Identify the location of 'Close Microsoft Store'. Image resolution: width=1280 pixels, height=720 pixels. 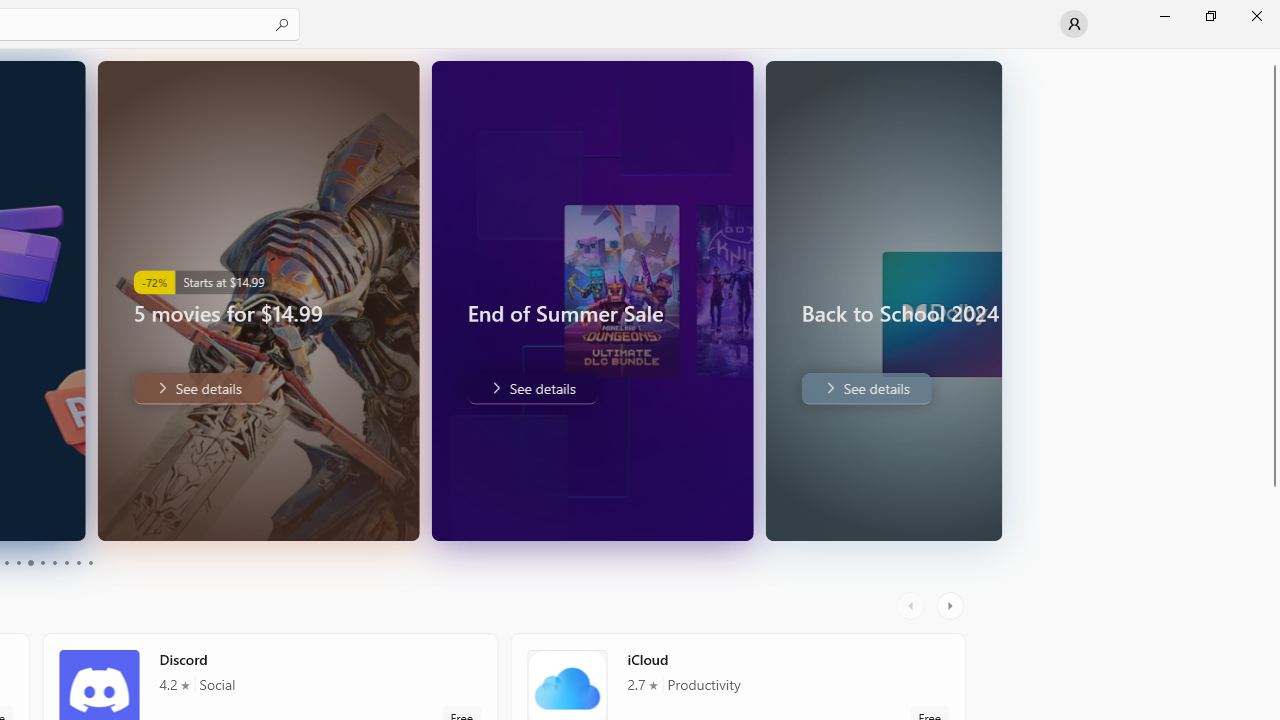
(1255, 15).